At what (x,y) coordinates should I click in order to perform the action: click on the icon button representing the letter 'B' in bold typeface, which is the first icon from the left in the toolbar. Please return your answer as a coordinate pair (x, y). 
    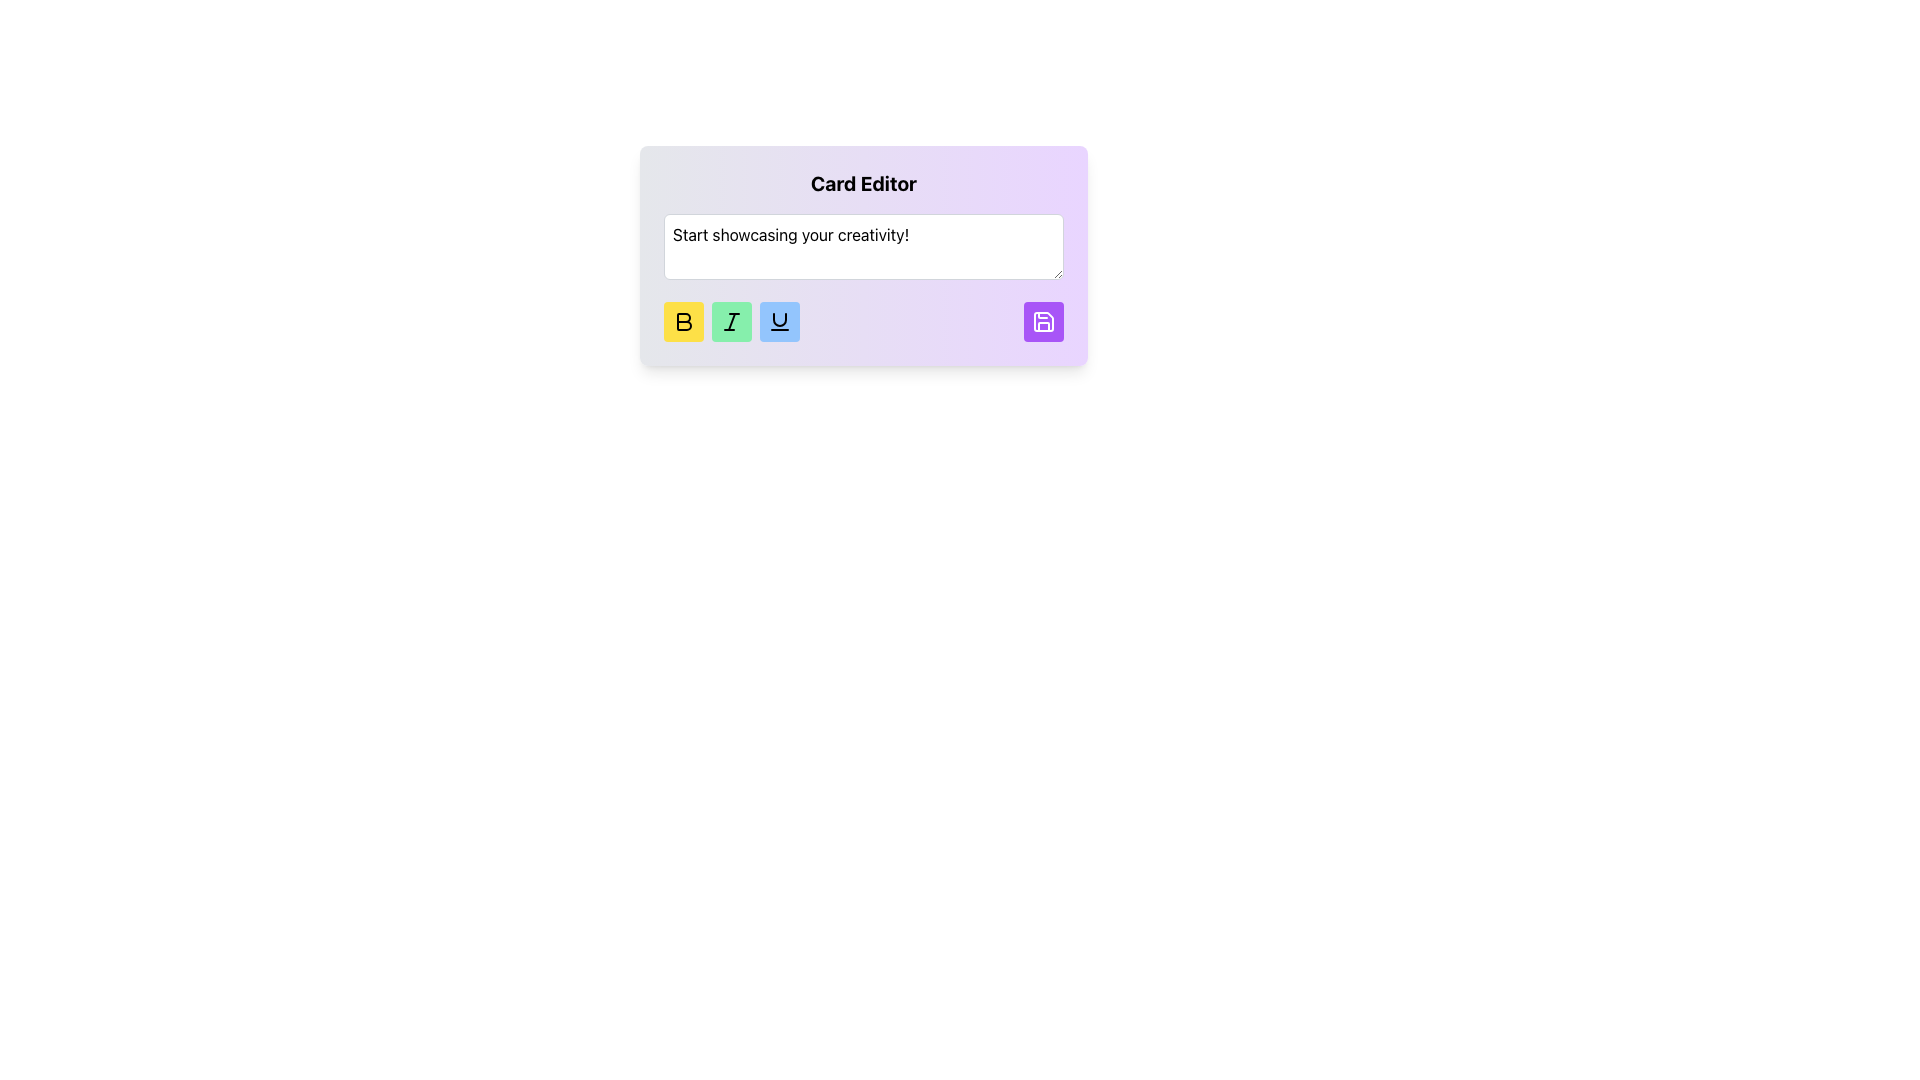
    Looking at the image, I should click on (684, 320).